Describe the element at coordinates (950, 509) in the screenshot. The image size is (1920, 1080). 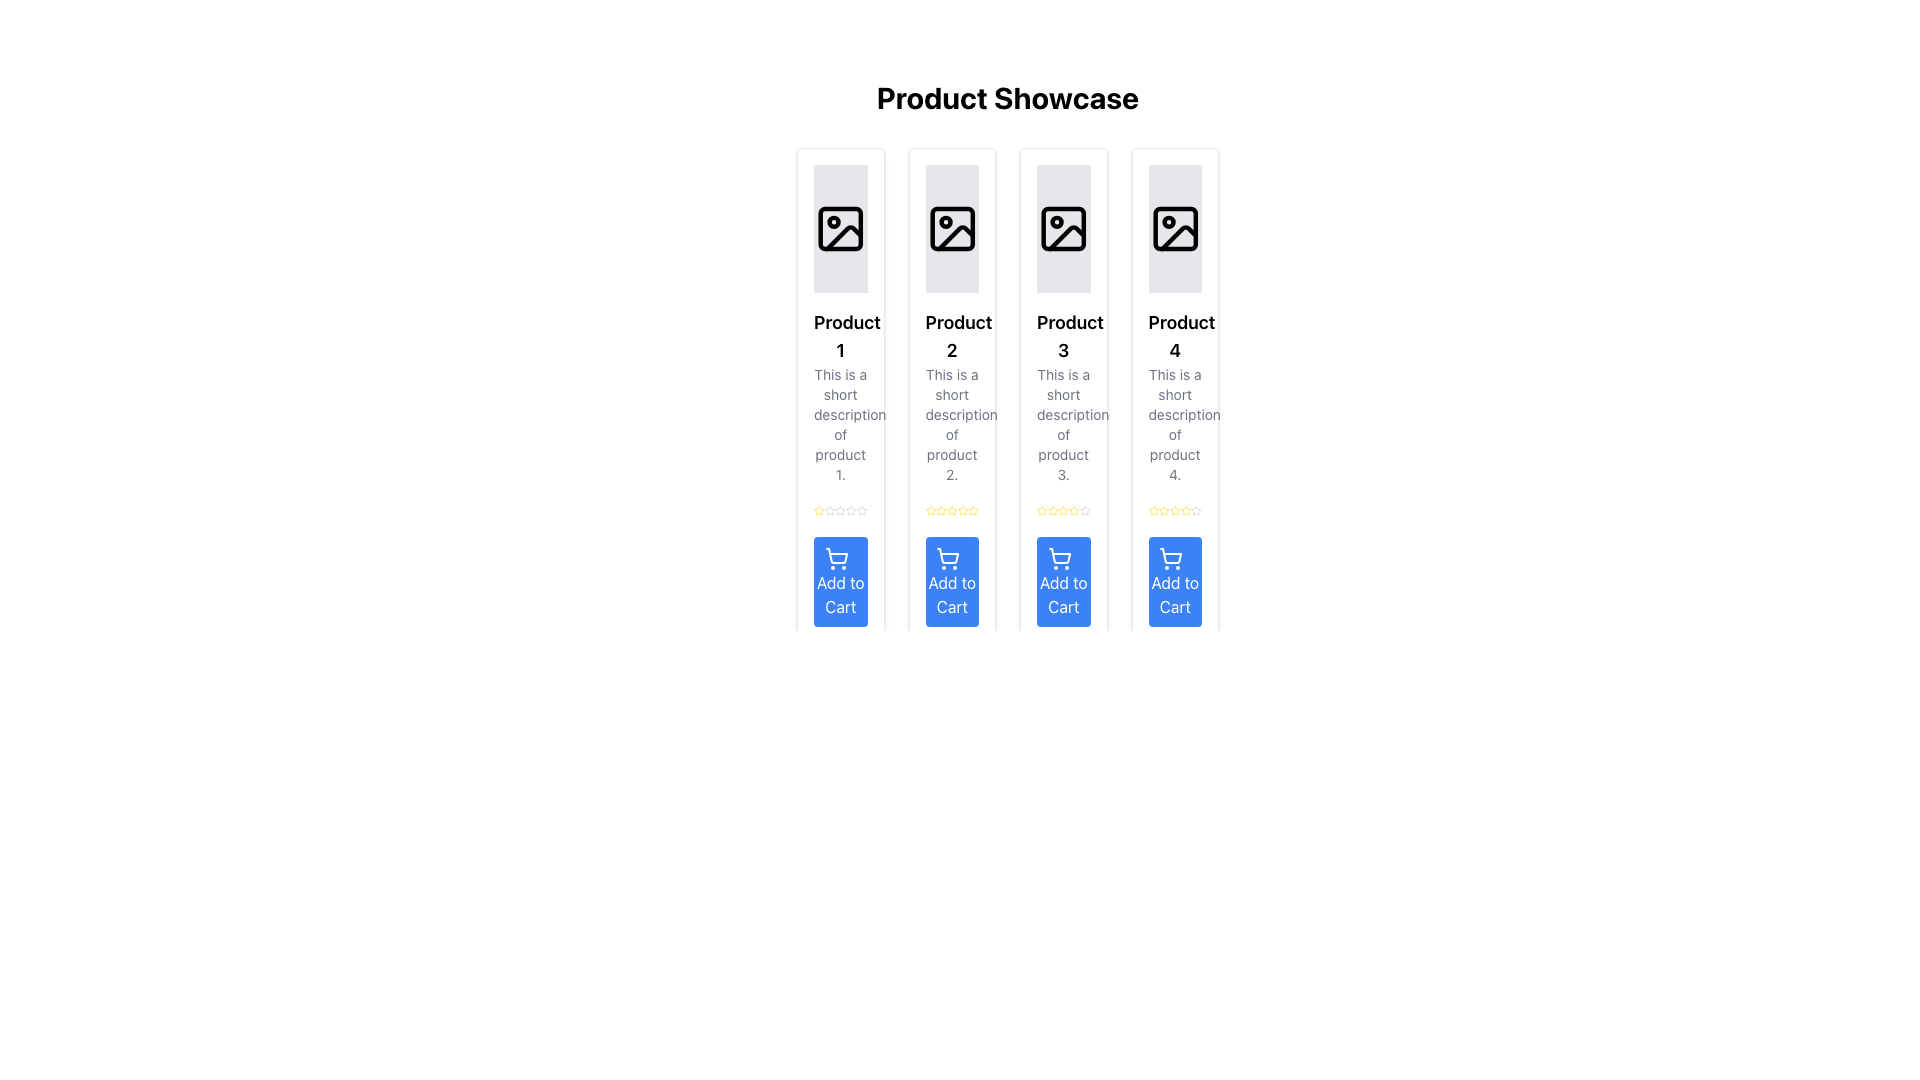
I see `the fourth star icon in the rating system under 'Product 2' in the 'Product Showcase' section to rate the product` at that location.